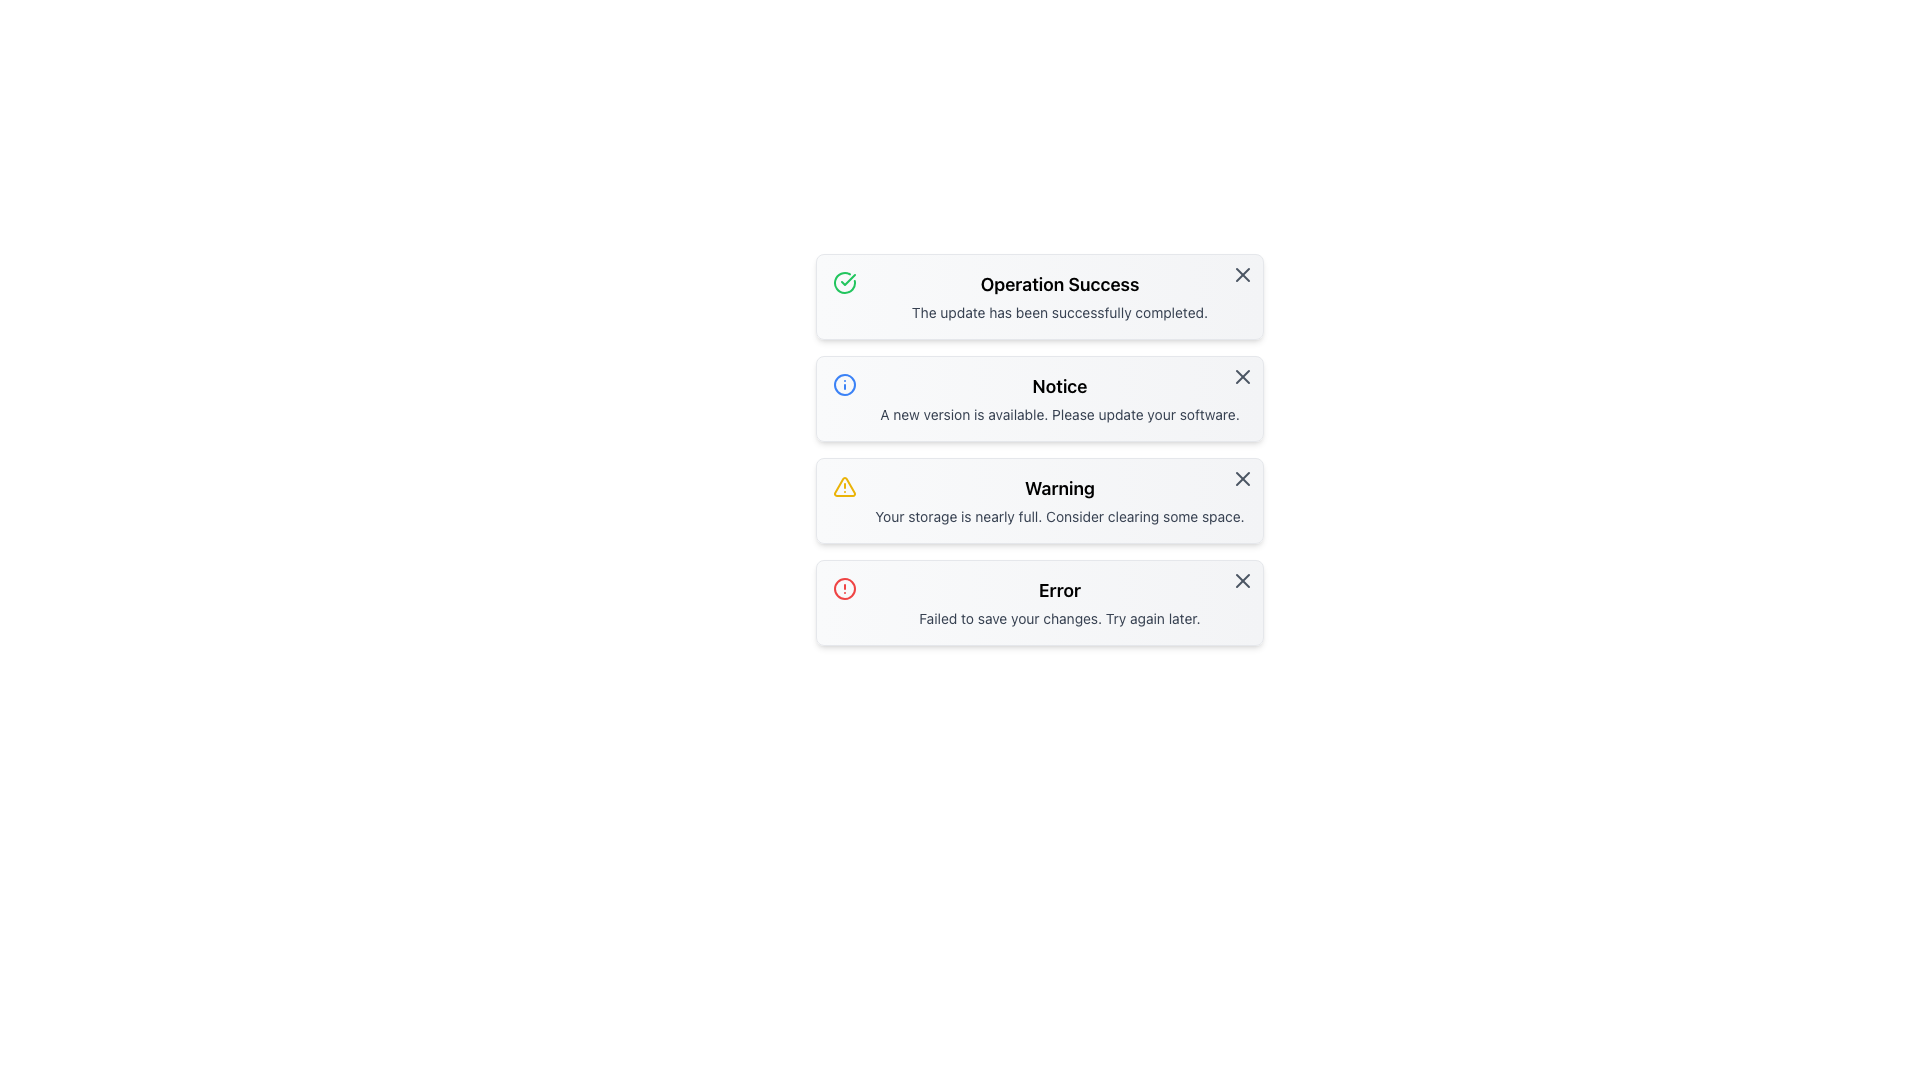 The image size is (1920, 1080). I want to click on the diagonal line of the close icon in the 'Warning' notification, so click(1242, 478).